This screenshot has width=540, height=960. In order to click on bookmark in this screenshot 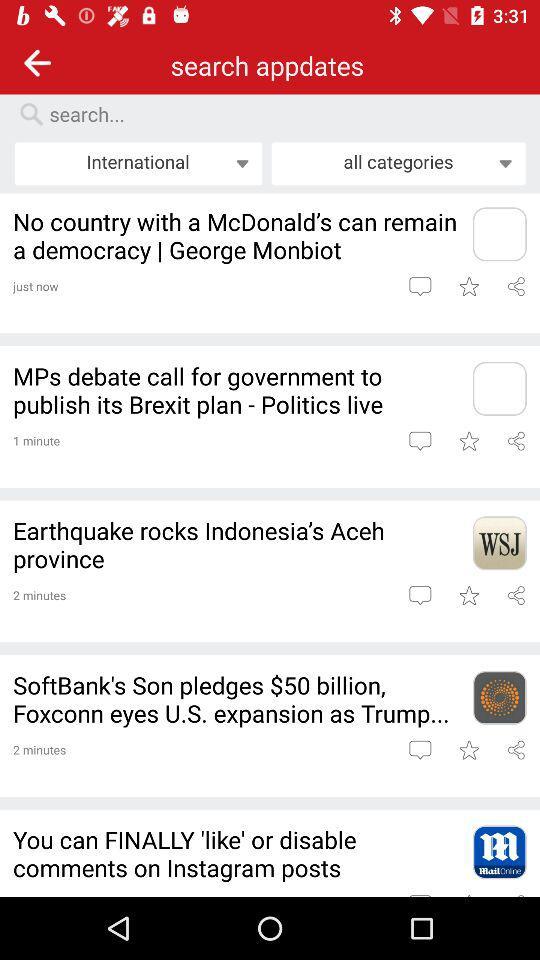, I will do `click(468, 285)`.